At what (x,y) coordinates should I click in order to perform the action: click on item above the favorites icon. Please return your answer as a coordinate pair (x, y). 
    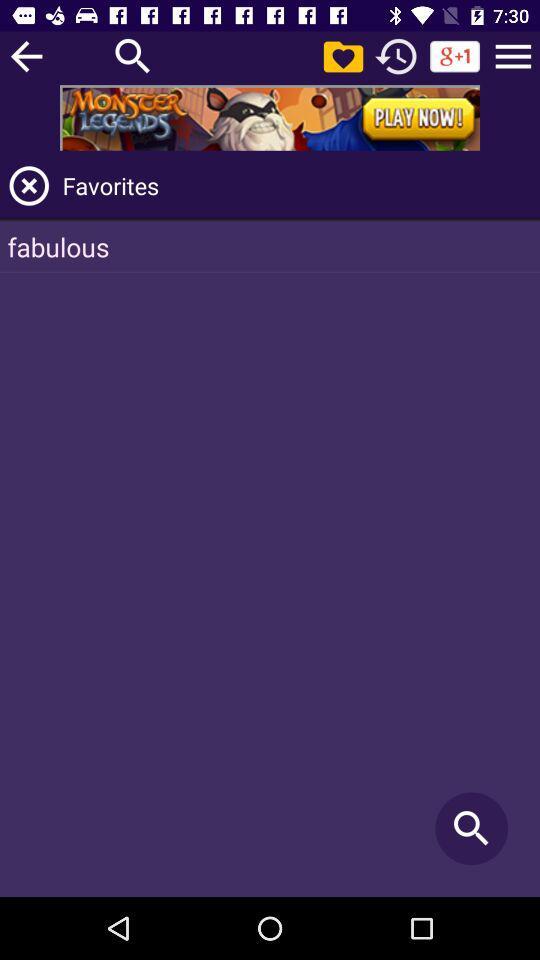
    Looking at the image, I should click on (513, 55).